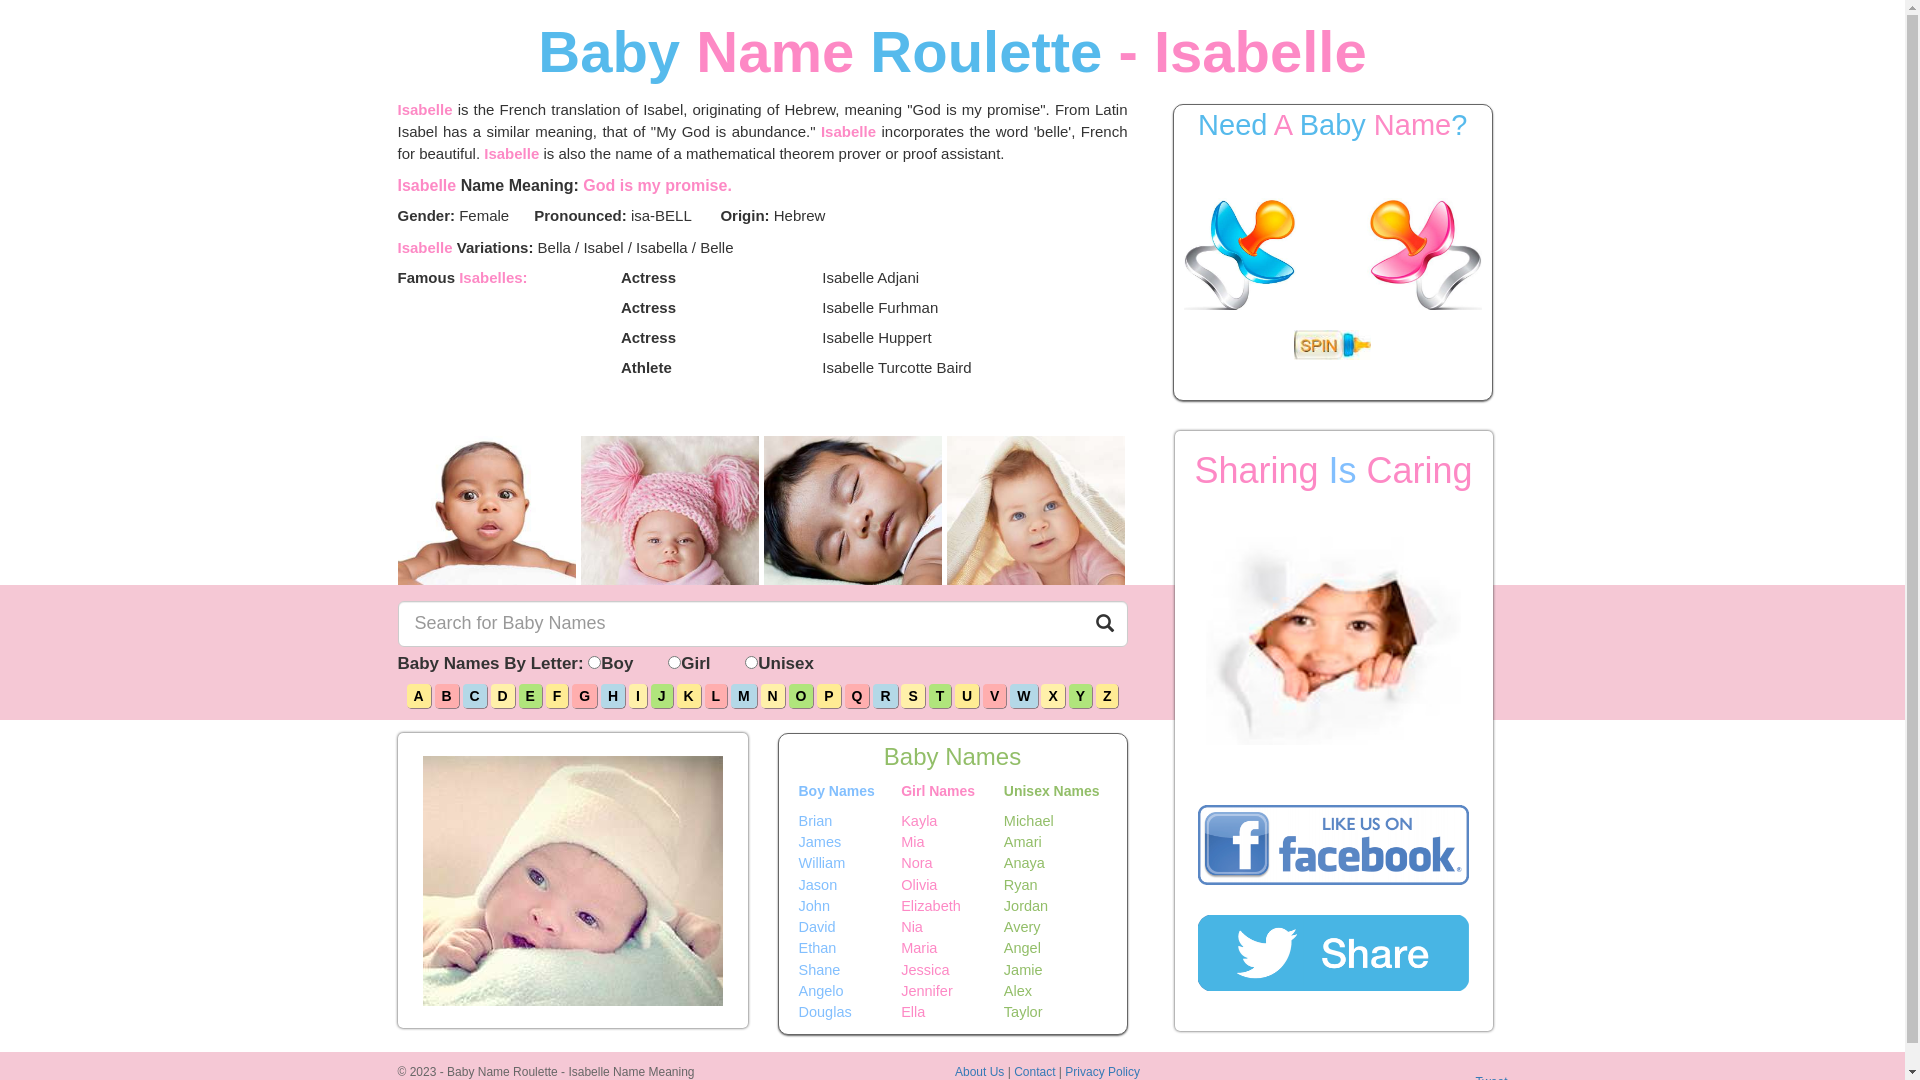 The image size is (1920, 1080). I want to click on 'Olivia', so click(951, 883).